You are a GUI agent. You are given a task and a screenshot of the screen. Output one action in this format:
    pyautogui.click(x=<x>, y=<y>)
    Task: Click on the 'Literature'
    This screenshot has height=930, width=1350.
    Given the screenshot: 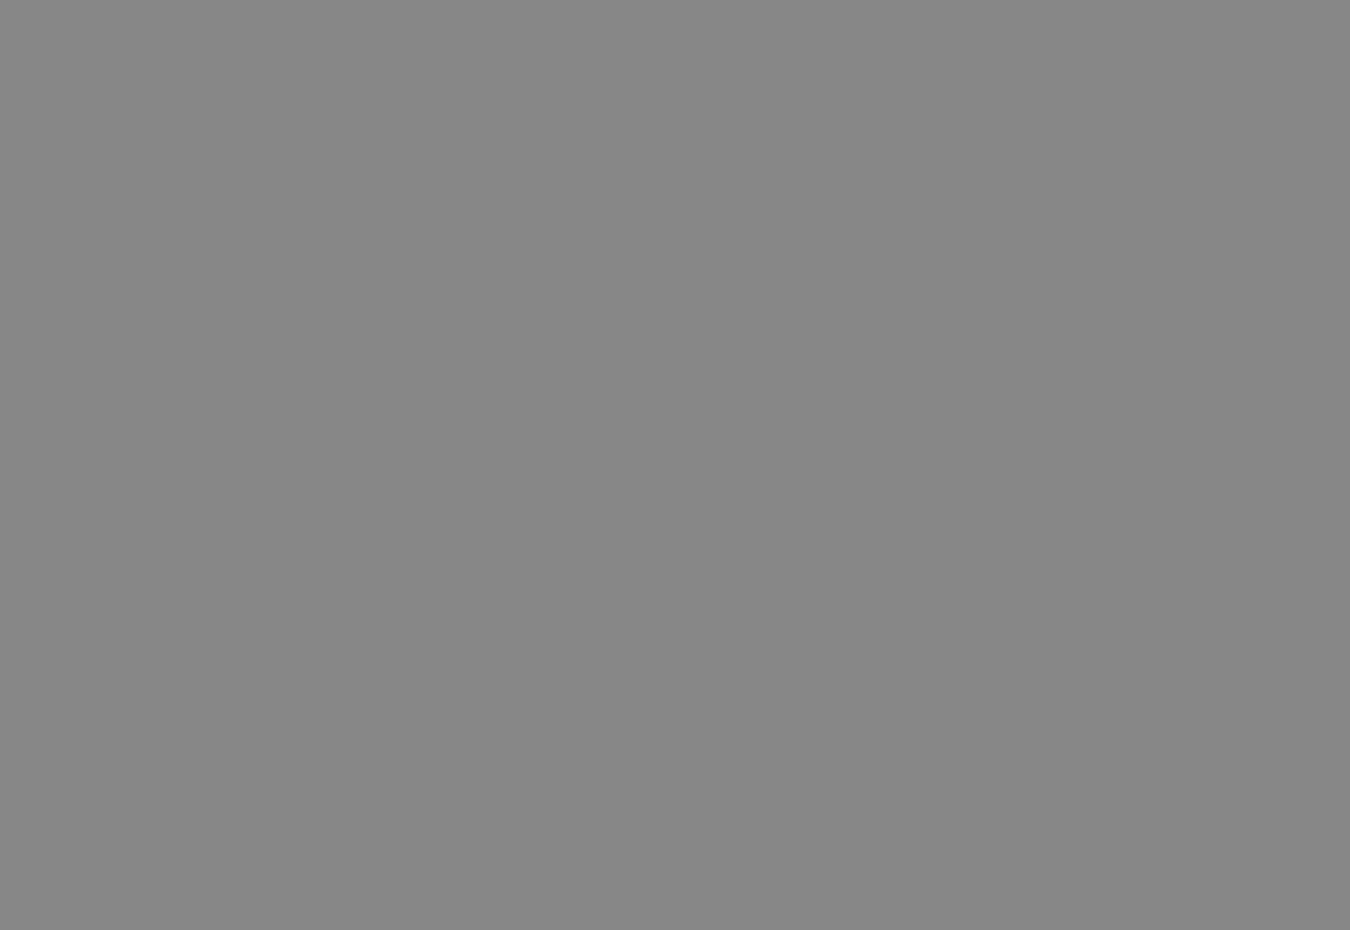 What is the action you would take?
    pyautogui.click(x=172, y=389)
    